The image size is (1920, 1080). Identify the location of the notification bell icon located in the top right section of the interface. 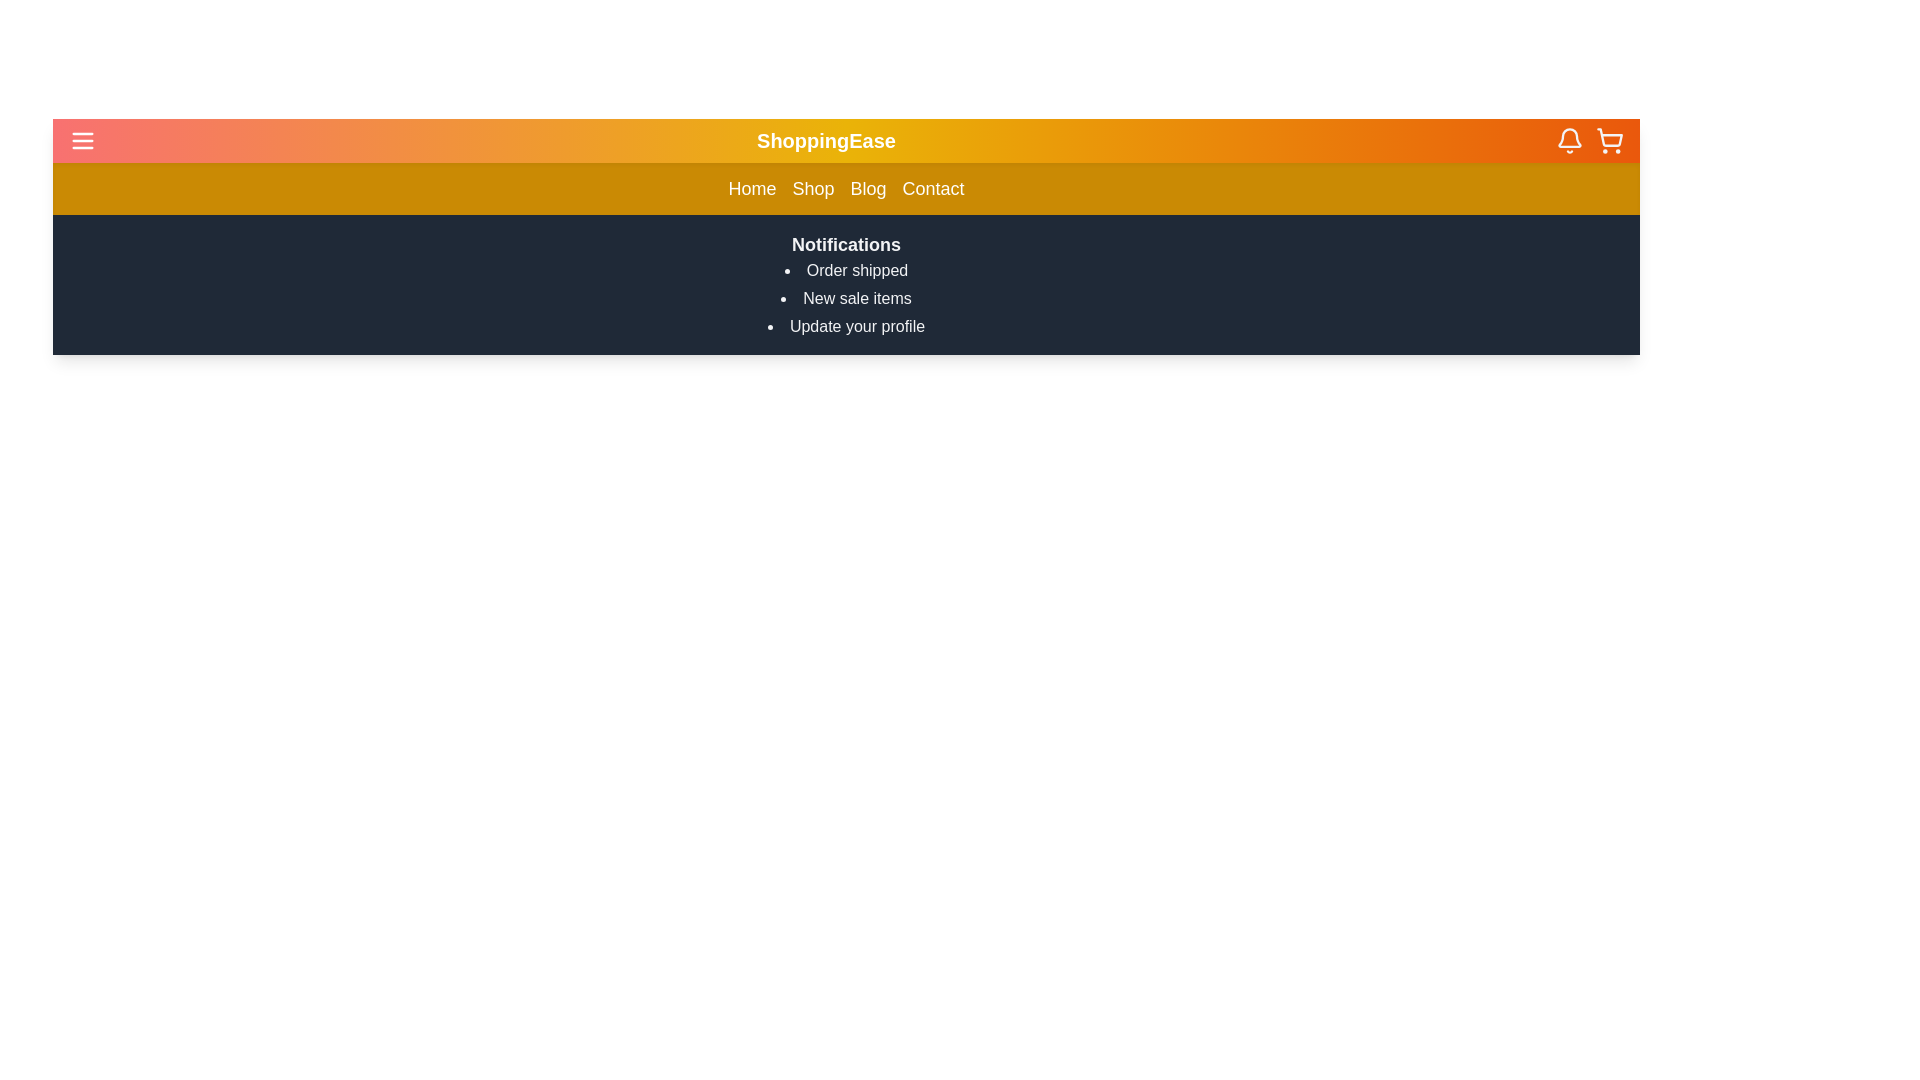
(1568, 137).